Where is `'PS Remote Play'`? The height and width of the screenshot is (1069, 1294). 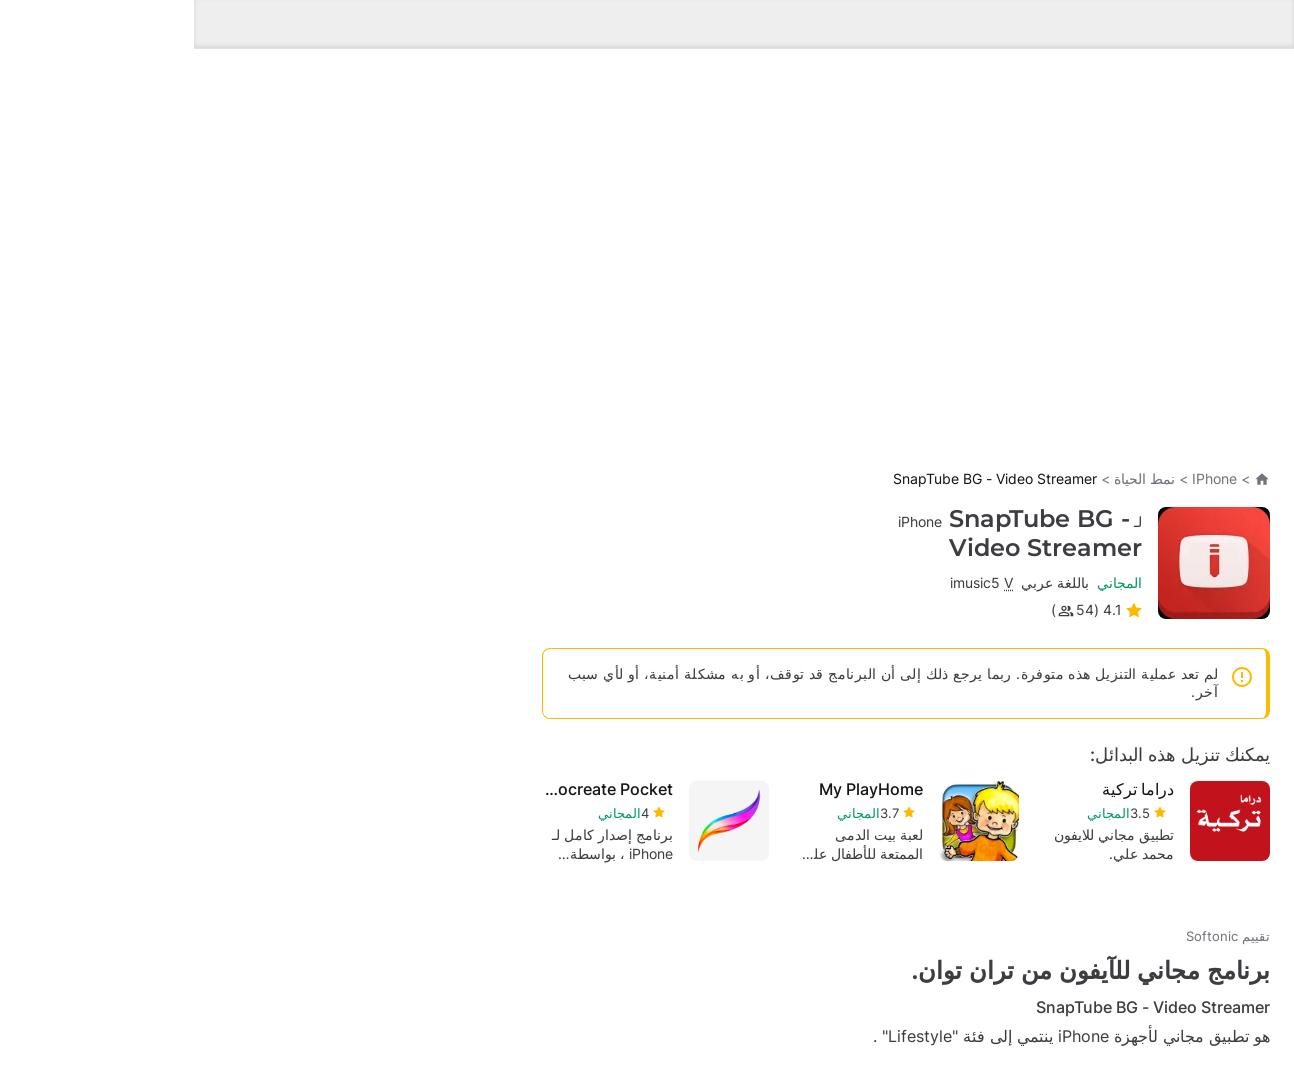
'PS Remote Play' is located at coordinates (611, 829).